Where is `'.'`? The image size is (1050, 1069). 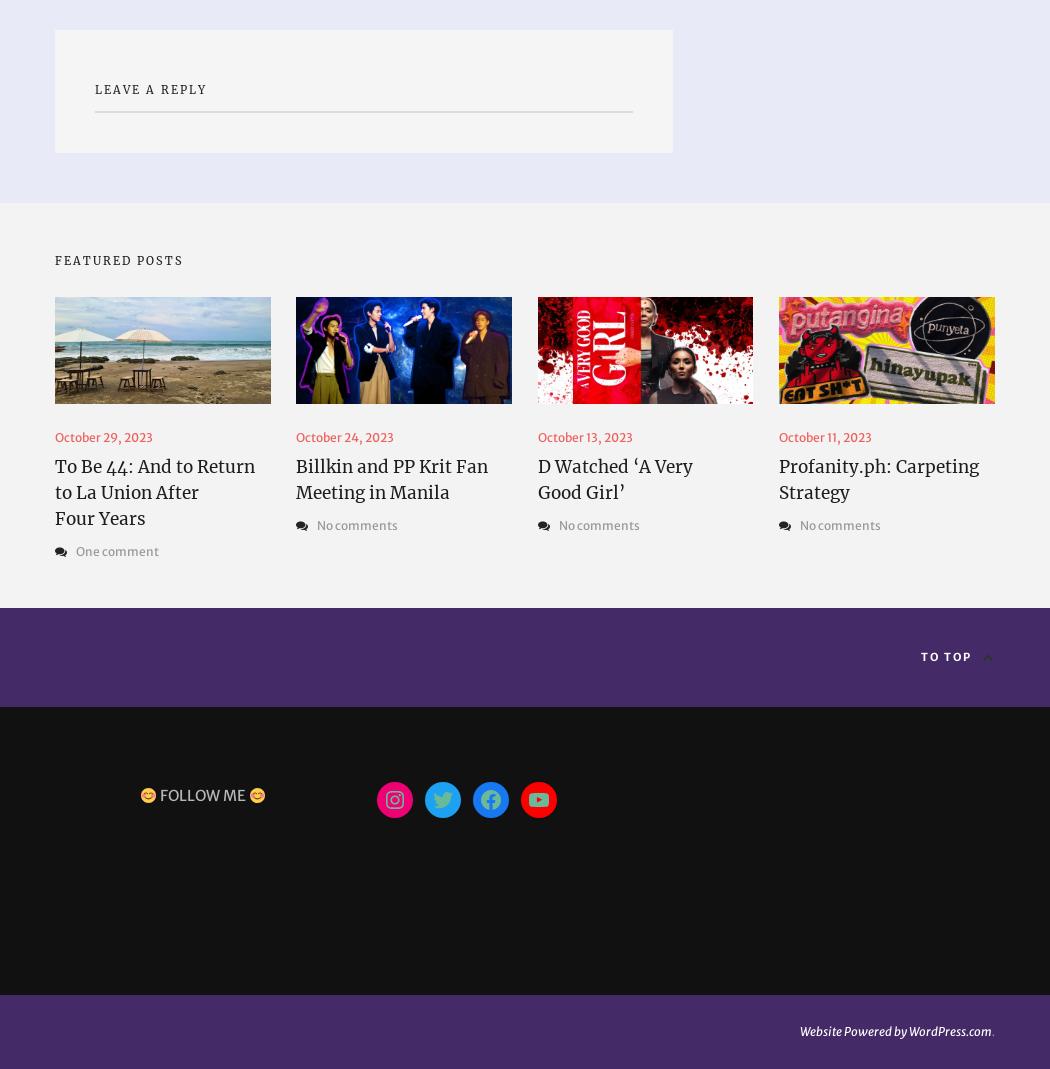 '.' is located at coordinates (993, 1030).